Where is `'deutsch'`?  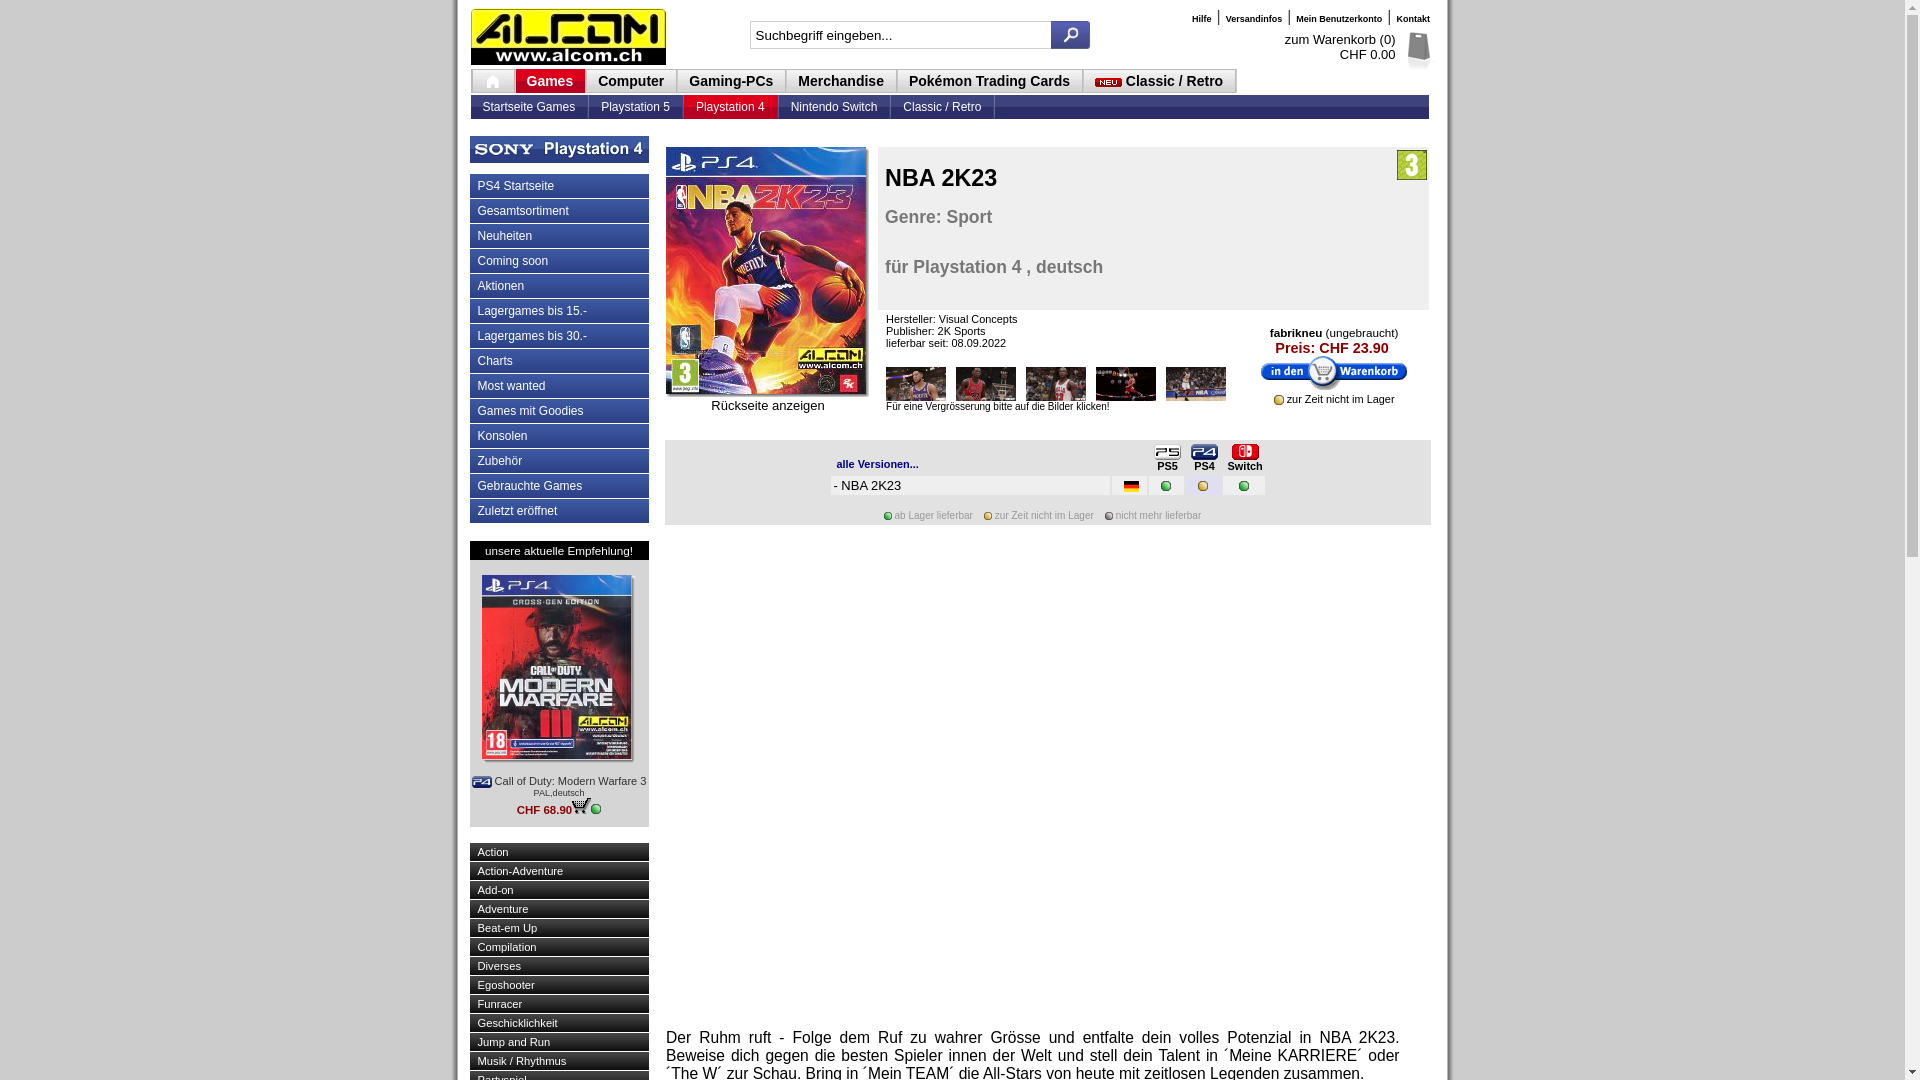
'deutsch' is located at coordinates (1131, 486).